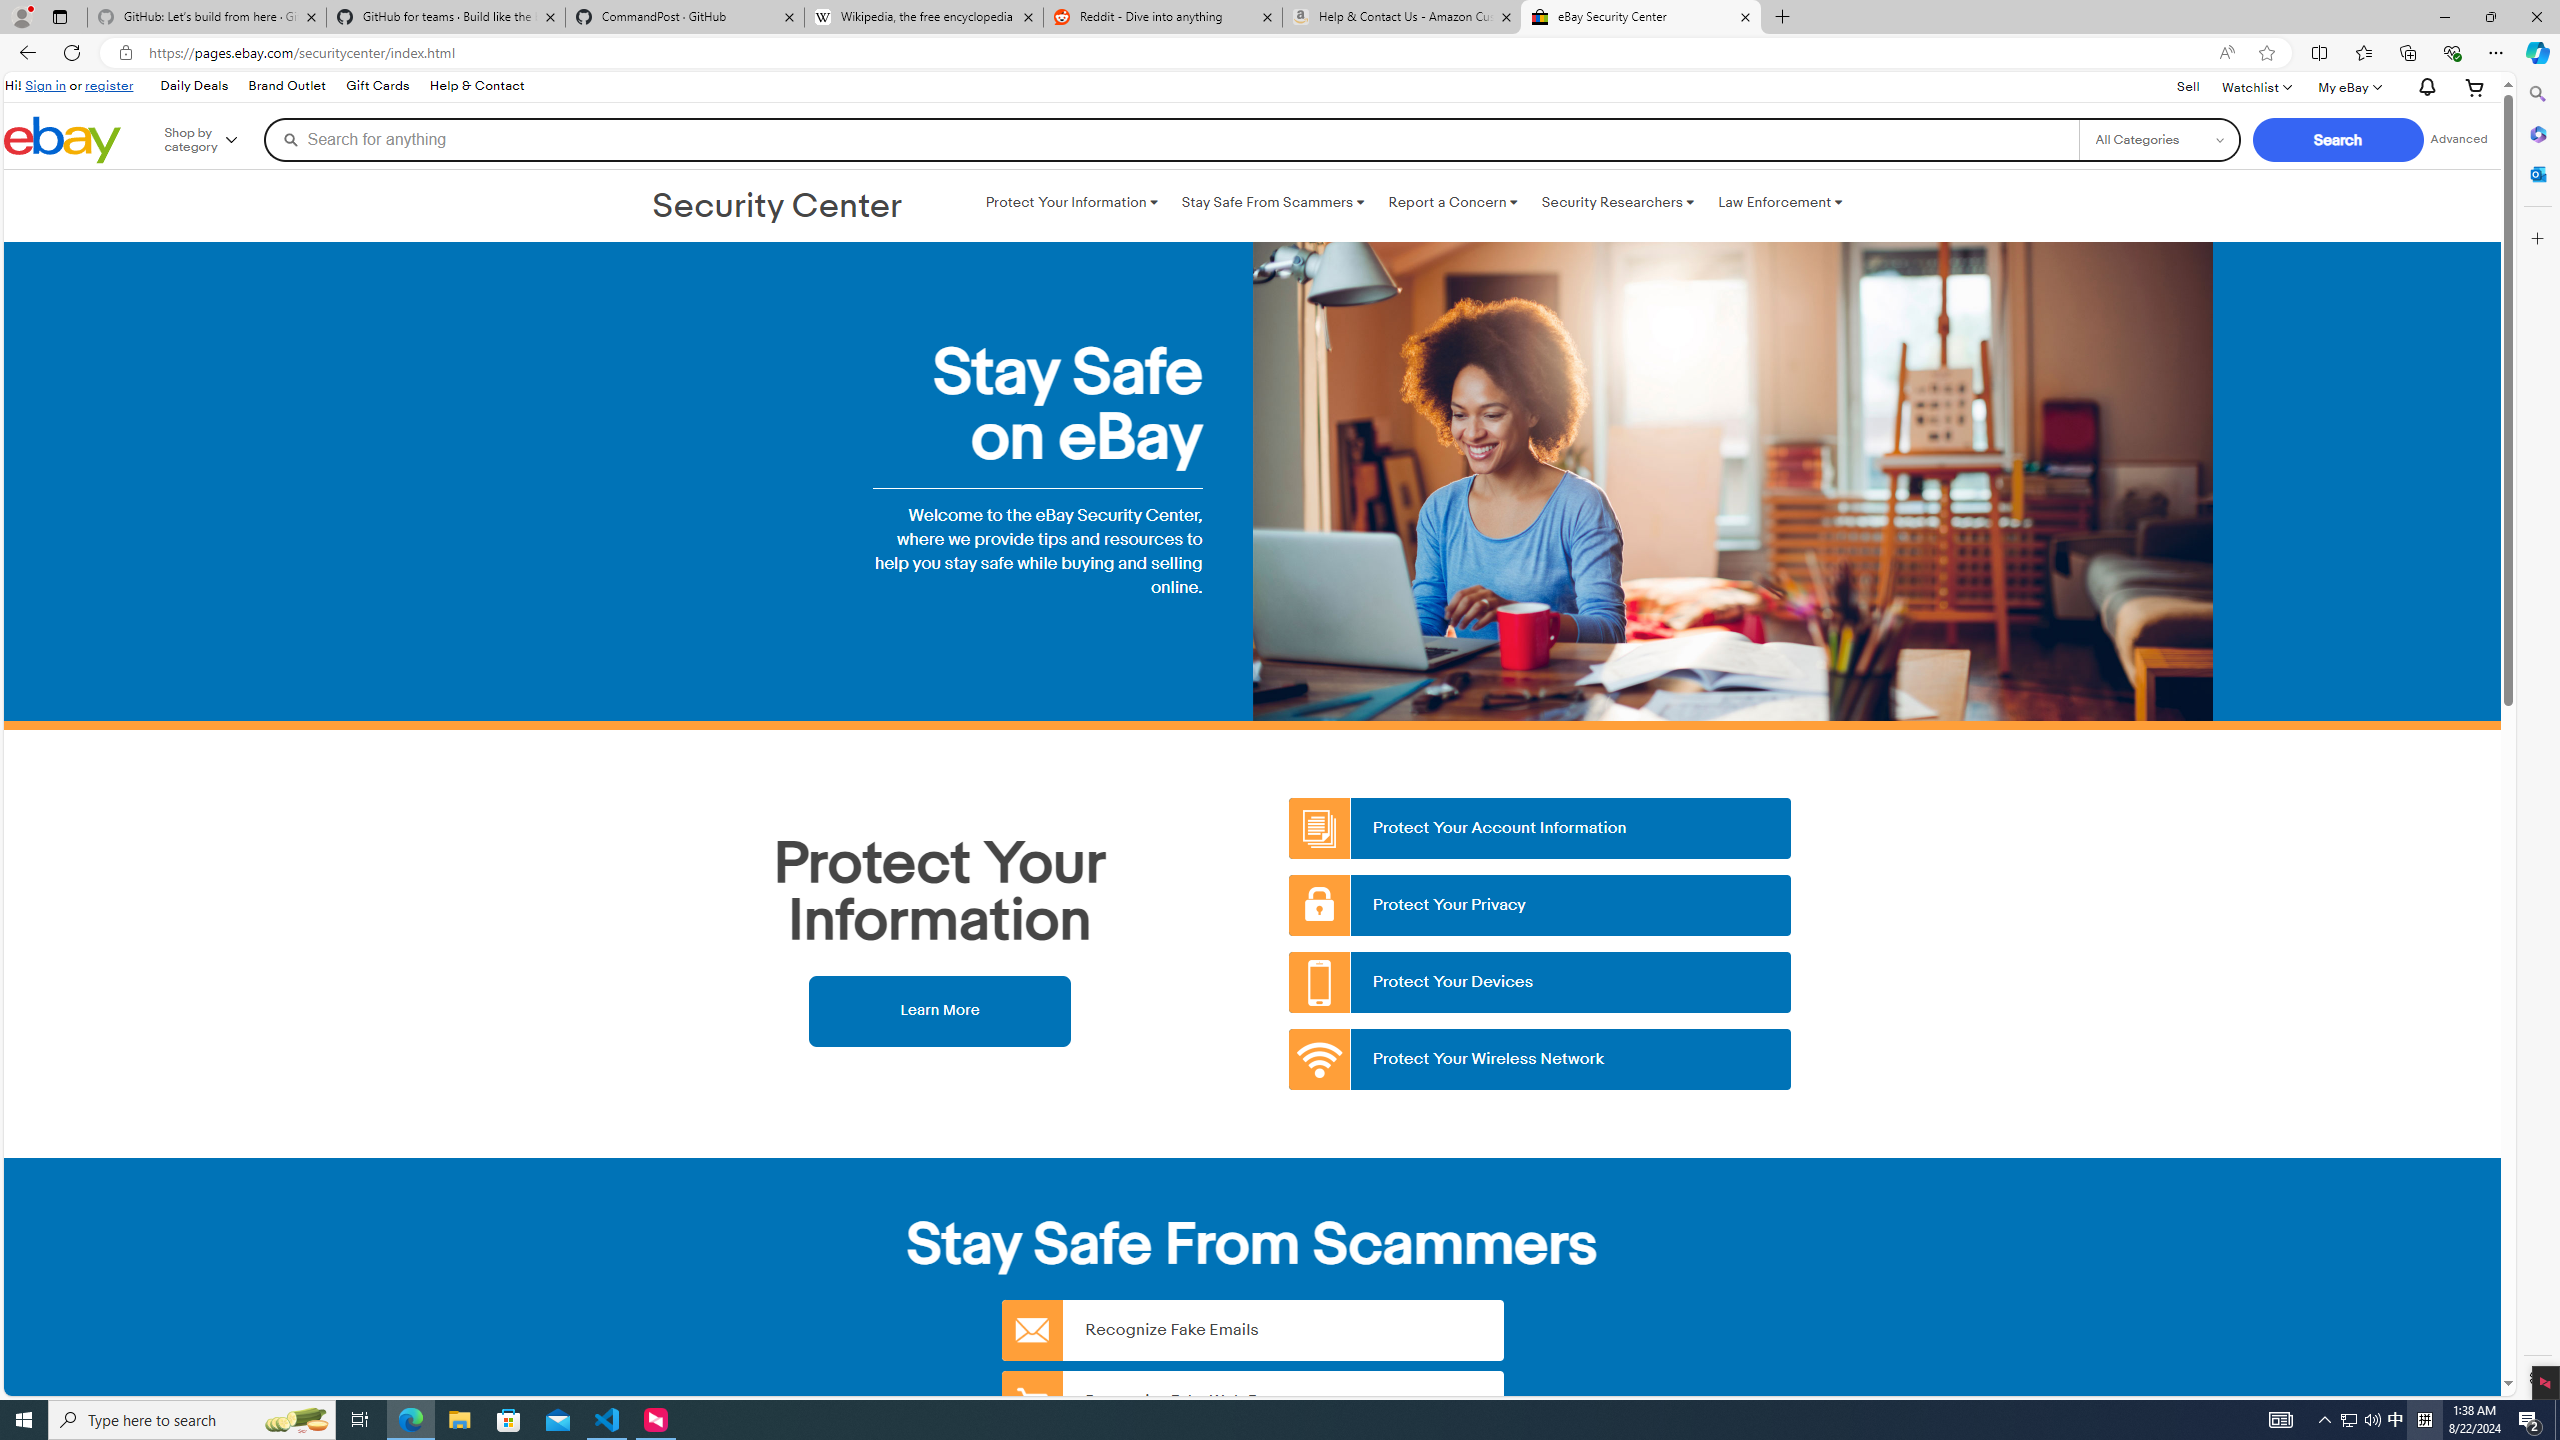  I want to click on 'Protect Your Wireless Network', so click(1540, 1058).